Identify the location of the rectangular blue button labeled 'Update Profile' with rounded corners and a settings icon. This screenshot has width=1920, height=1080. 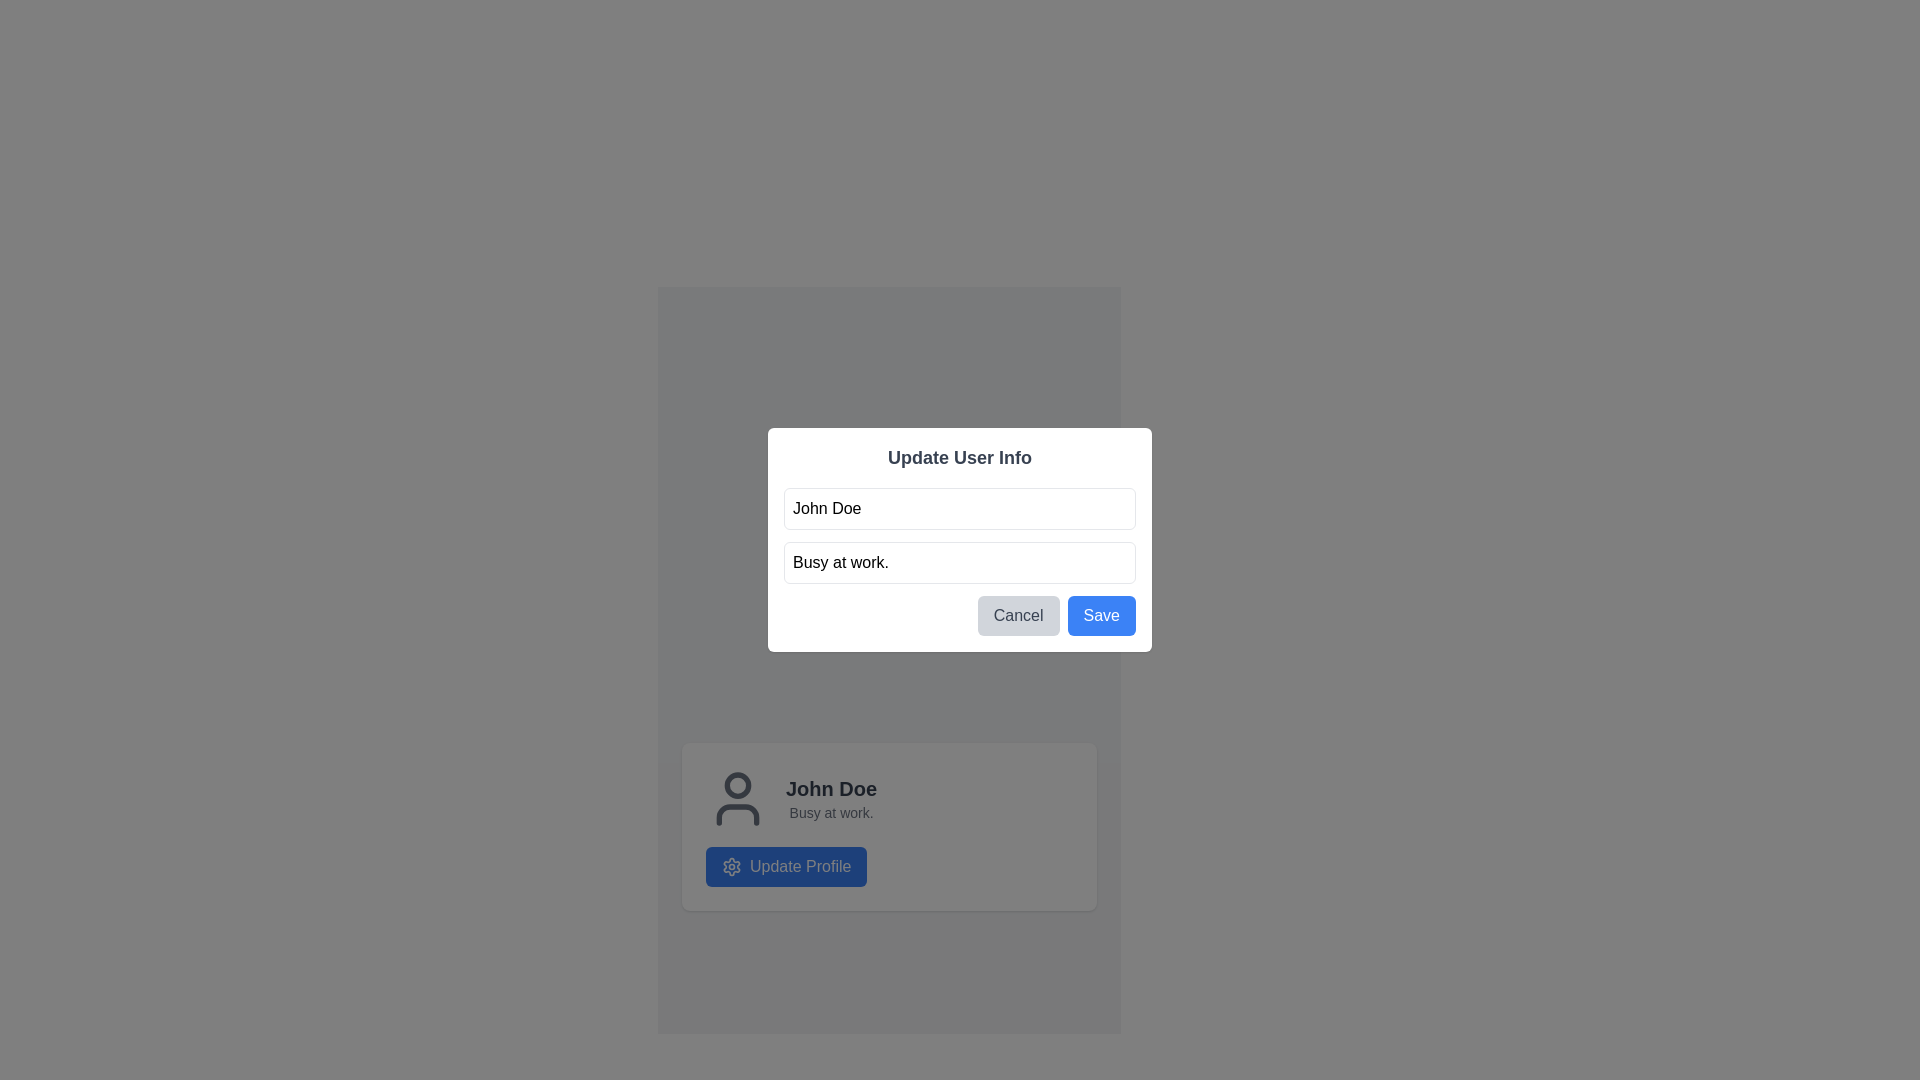
(785, 866).